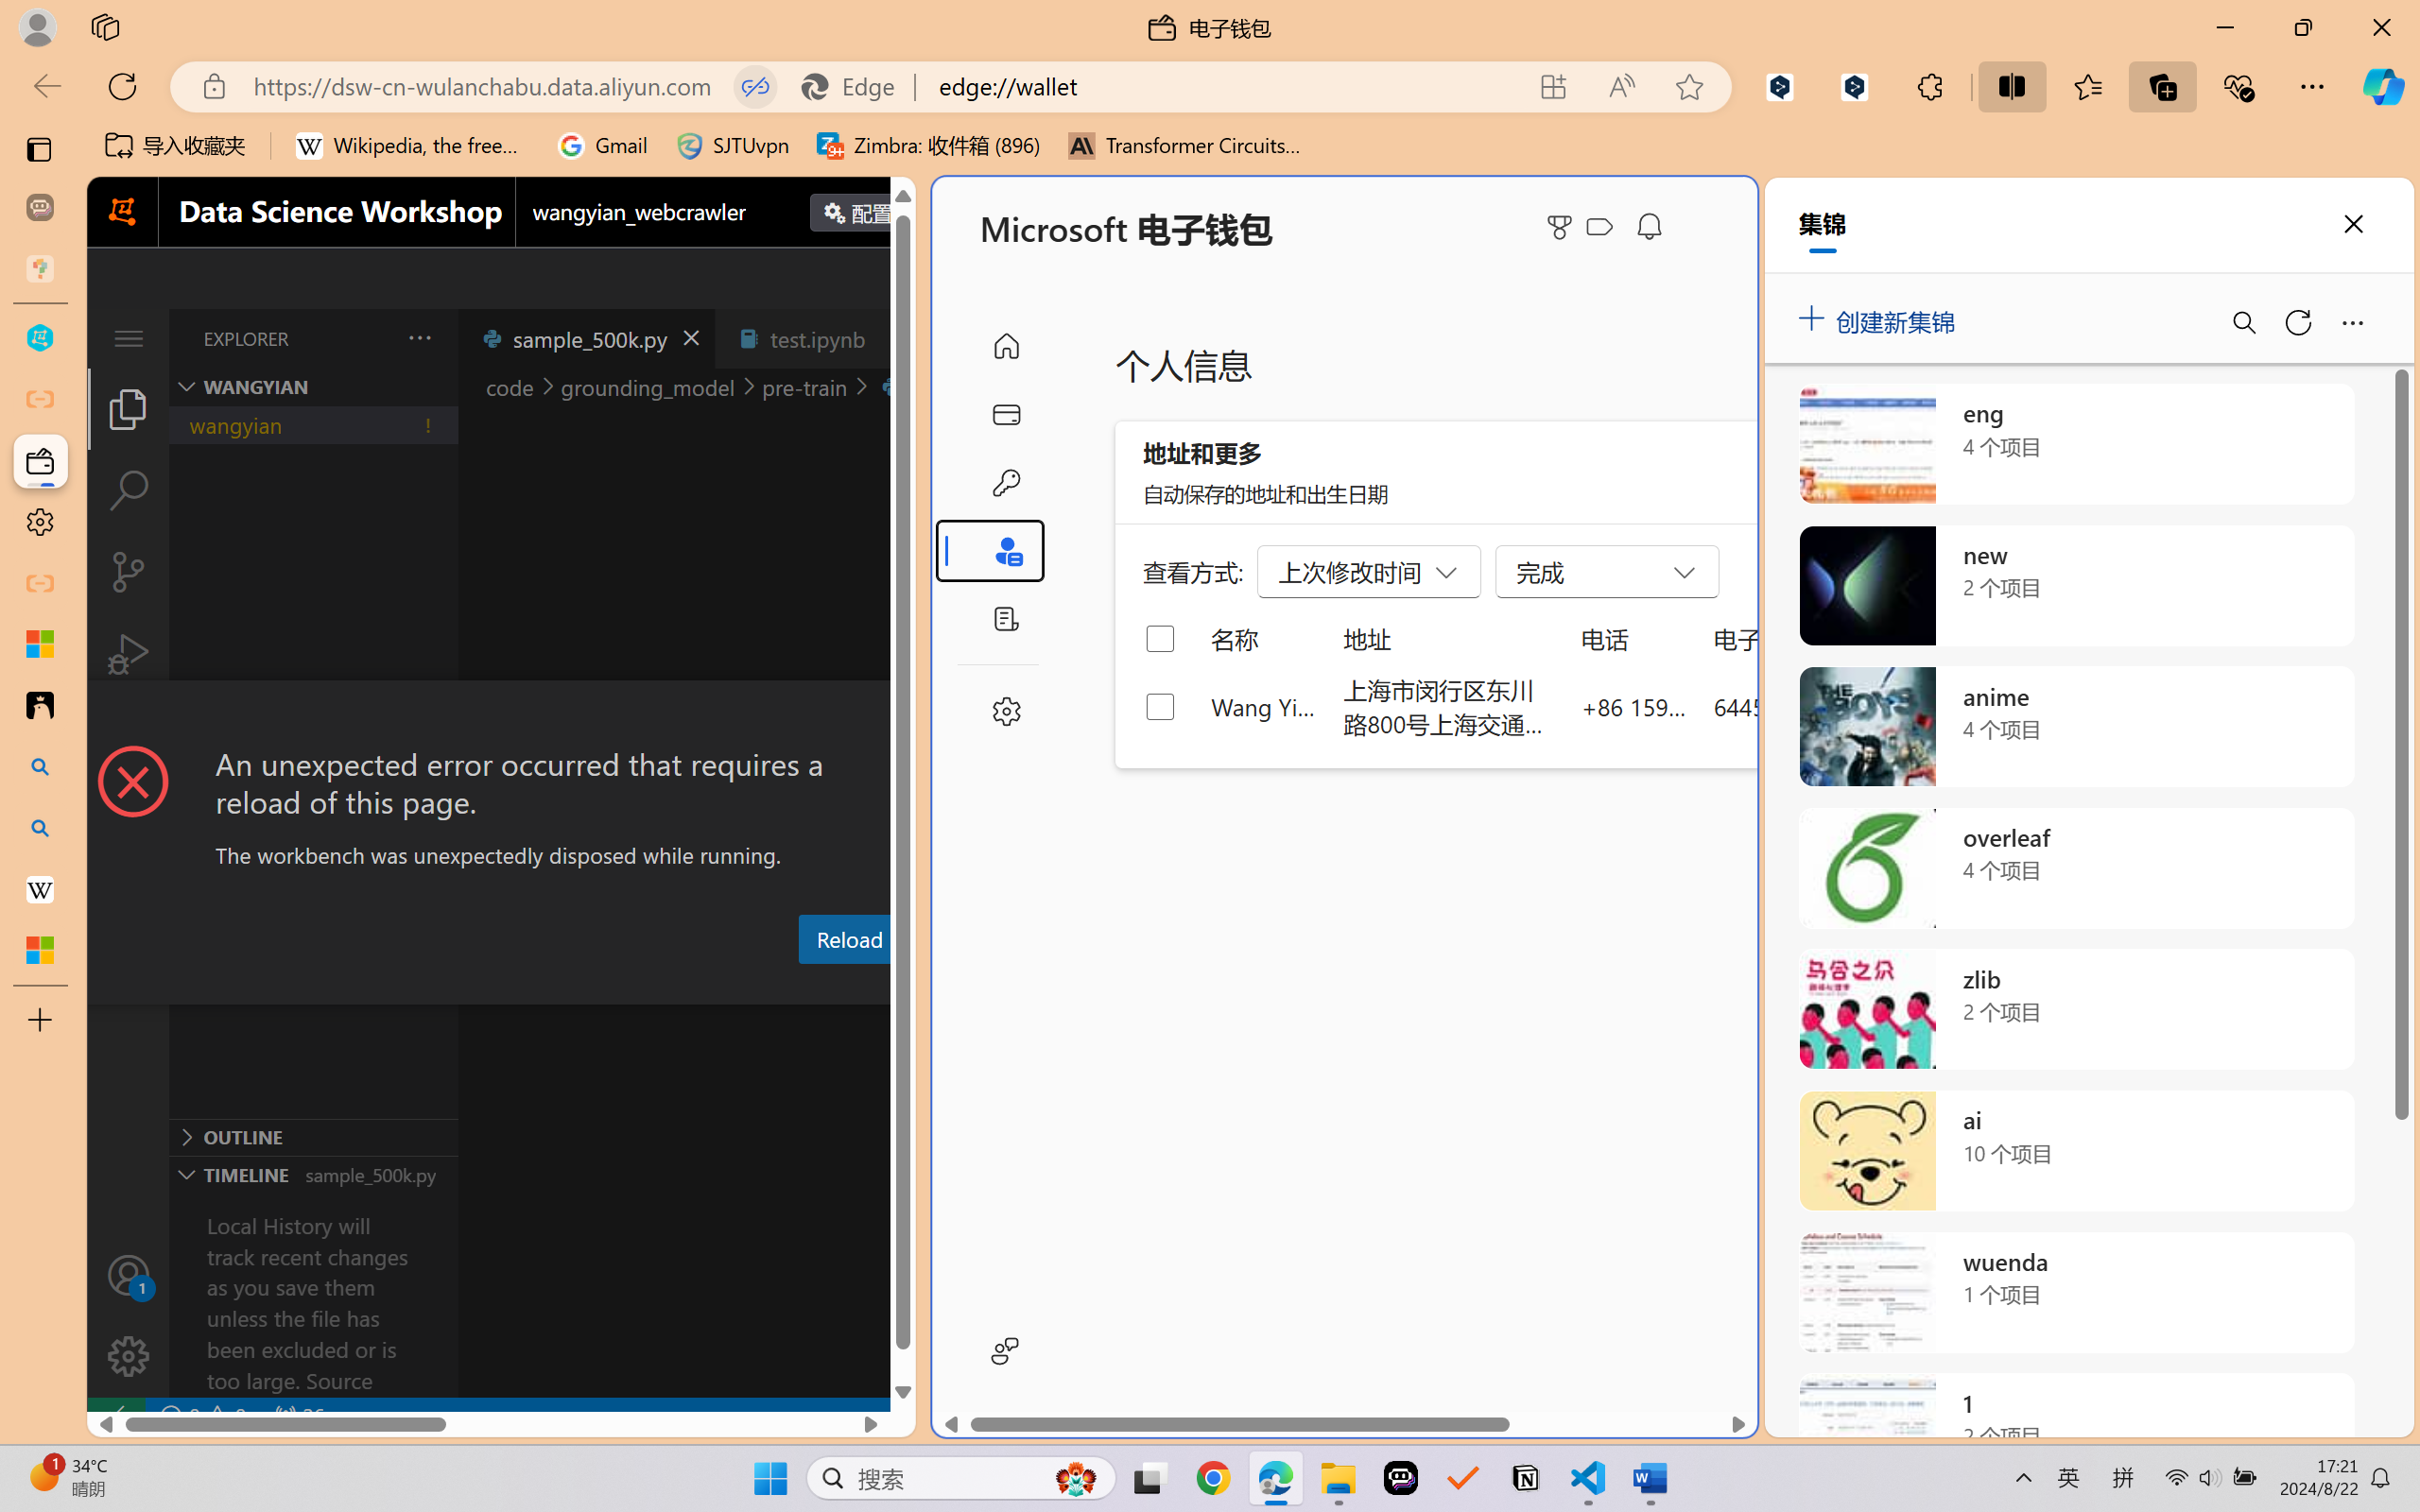 Image resolution: width=2420 pixels, height=1512 pixels. I want to click on 'sample_500k.py', so click(585, 337).